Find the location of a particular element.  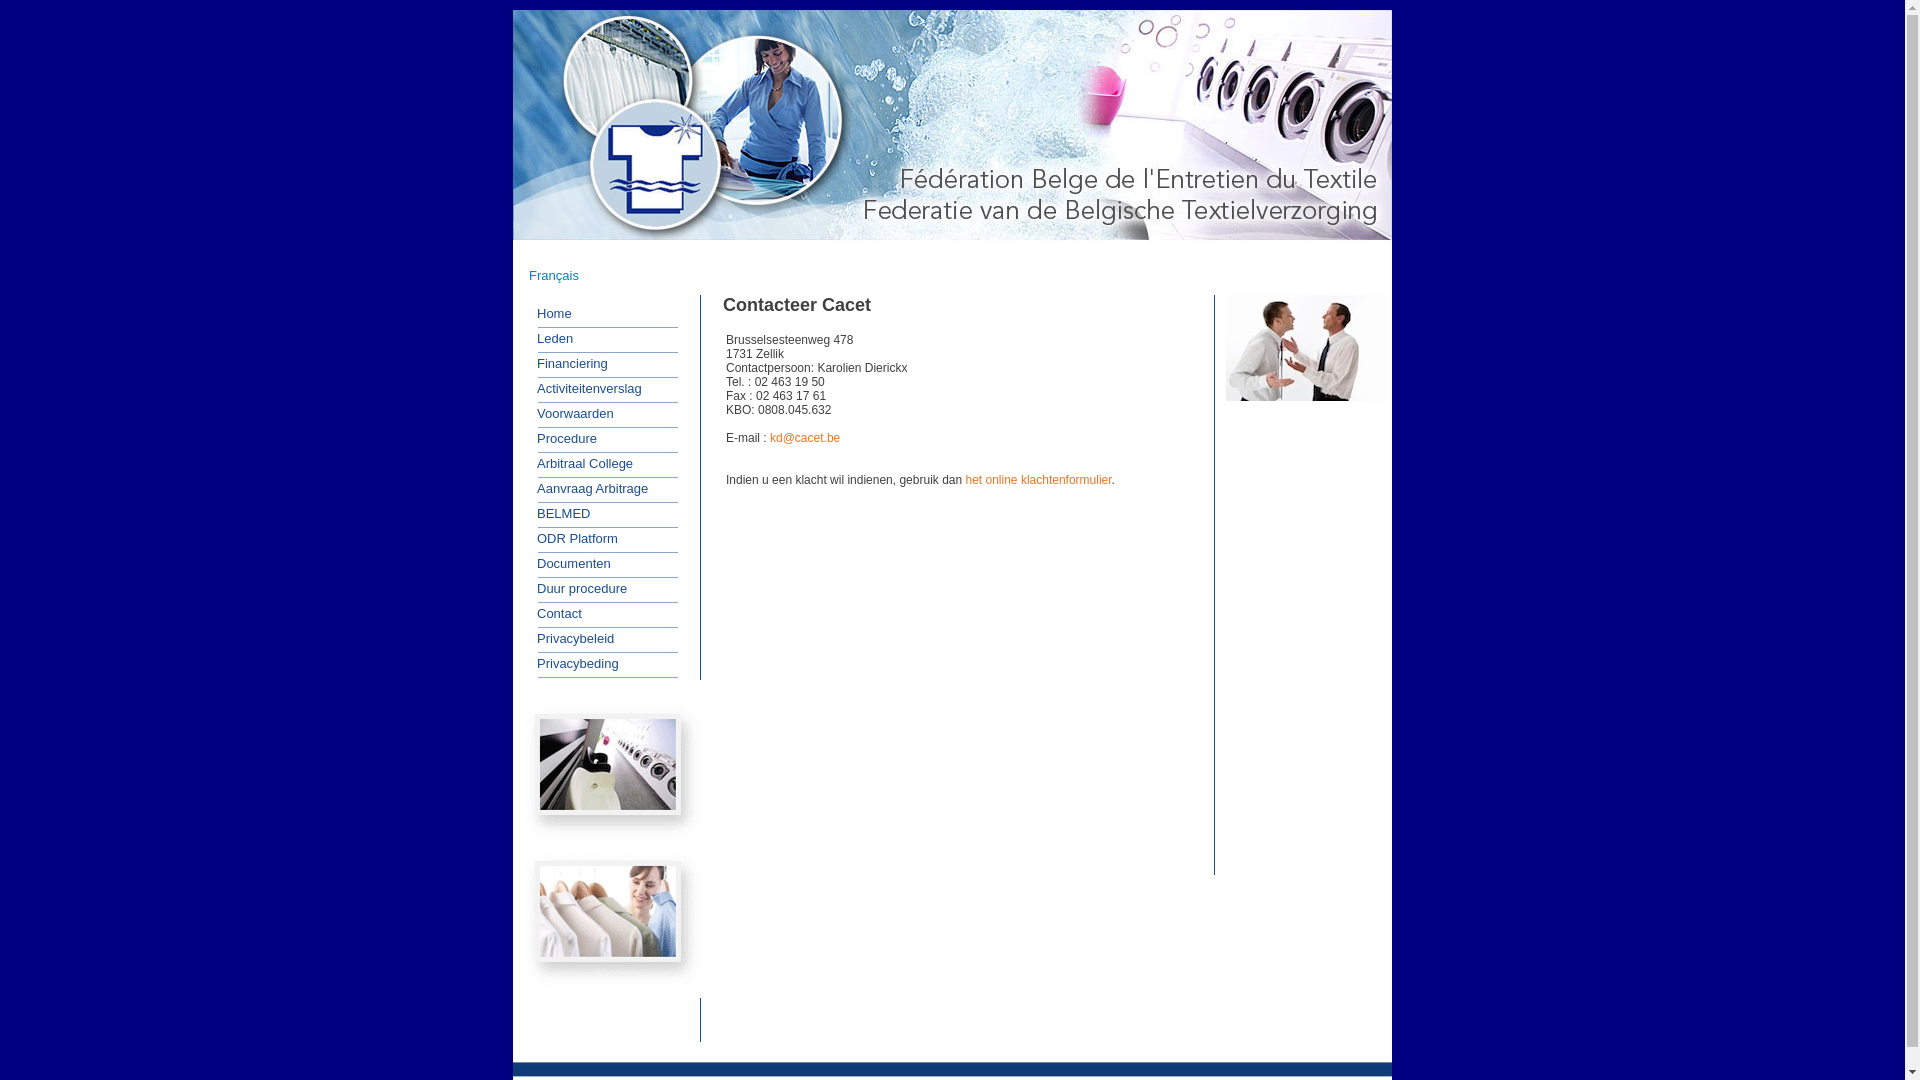

'Voorwaarden' is located at coordinates (567, 411).